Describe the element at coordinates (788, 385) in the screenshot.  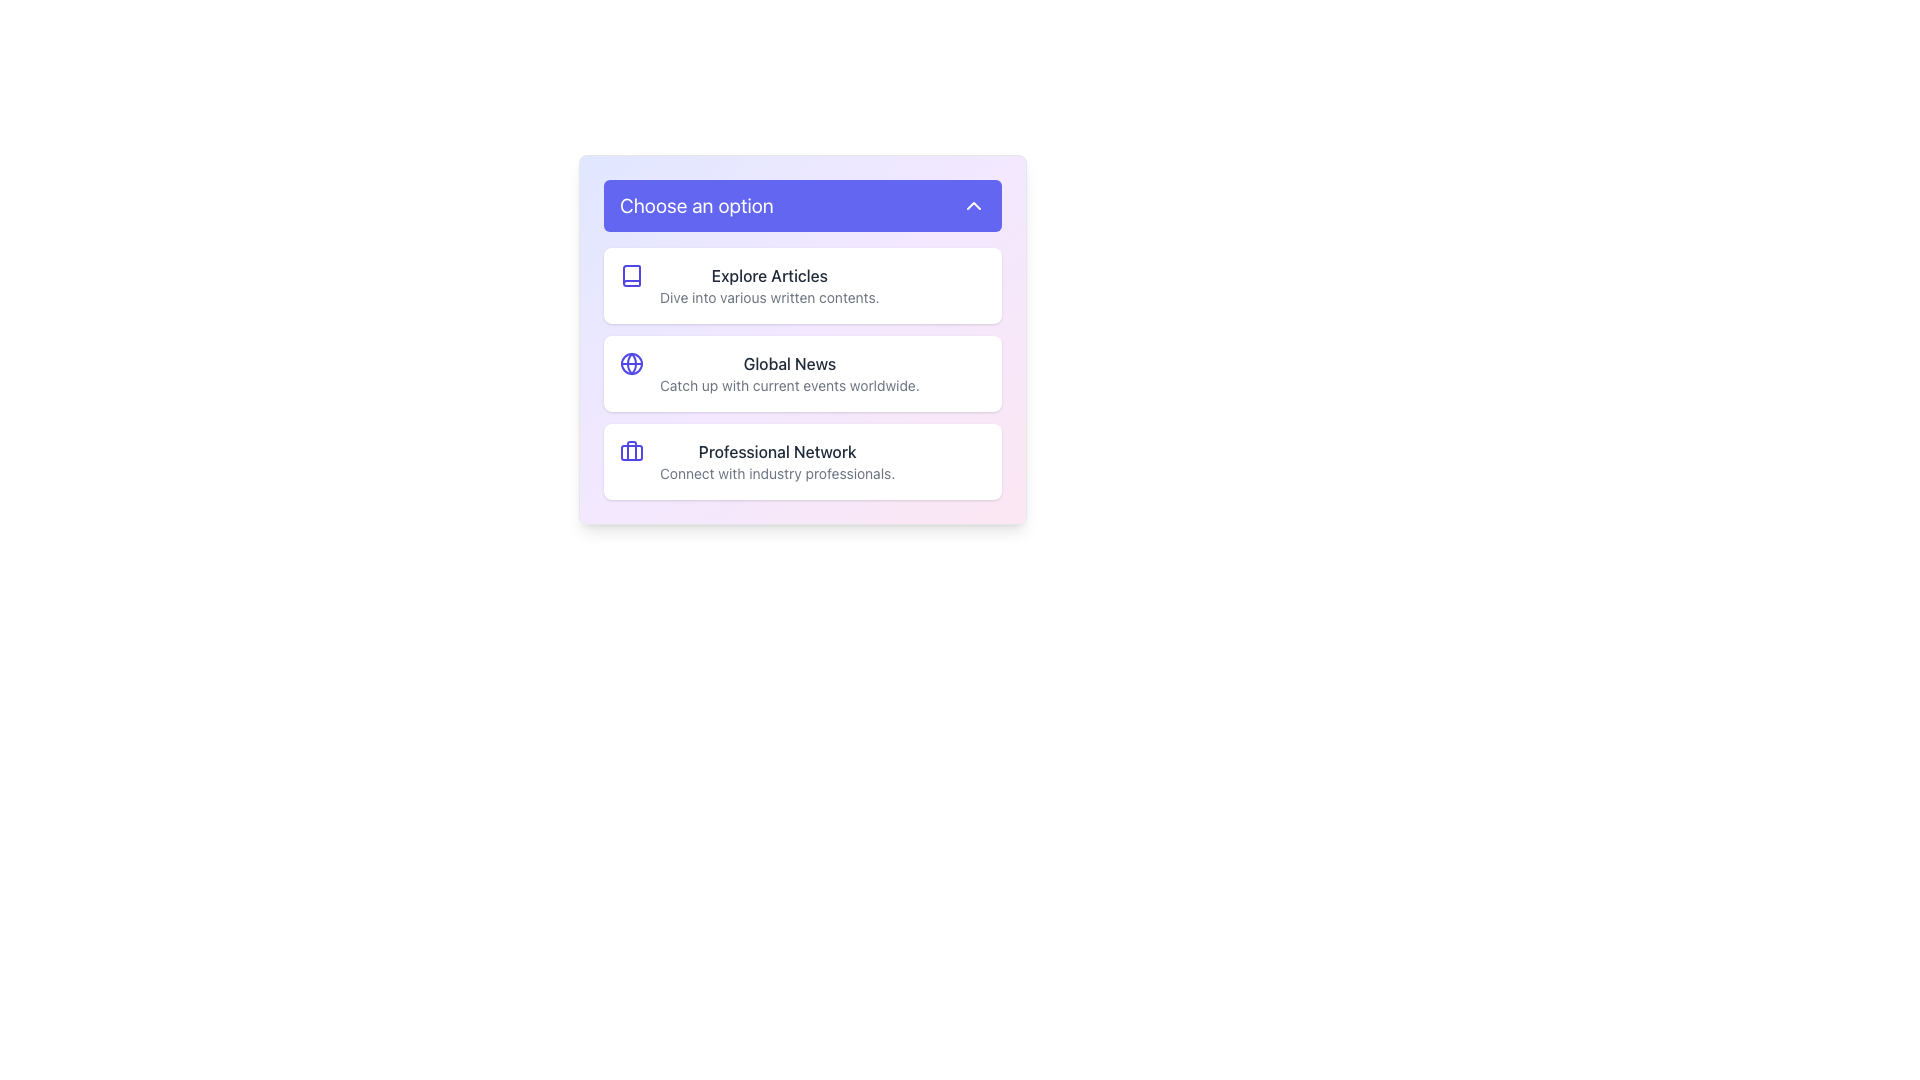
I see `the informative text label that provides context for the 'Global News' option, located directly below the heading and aligned horizontally with it` at that location.